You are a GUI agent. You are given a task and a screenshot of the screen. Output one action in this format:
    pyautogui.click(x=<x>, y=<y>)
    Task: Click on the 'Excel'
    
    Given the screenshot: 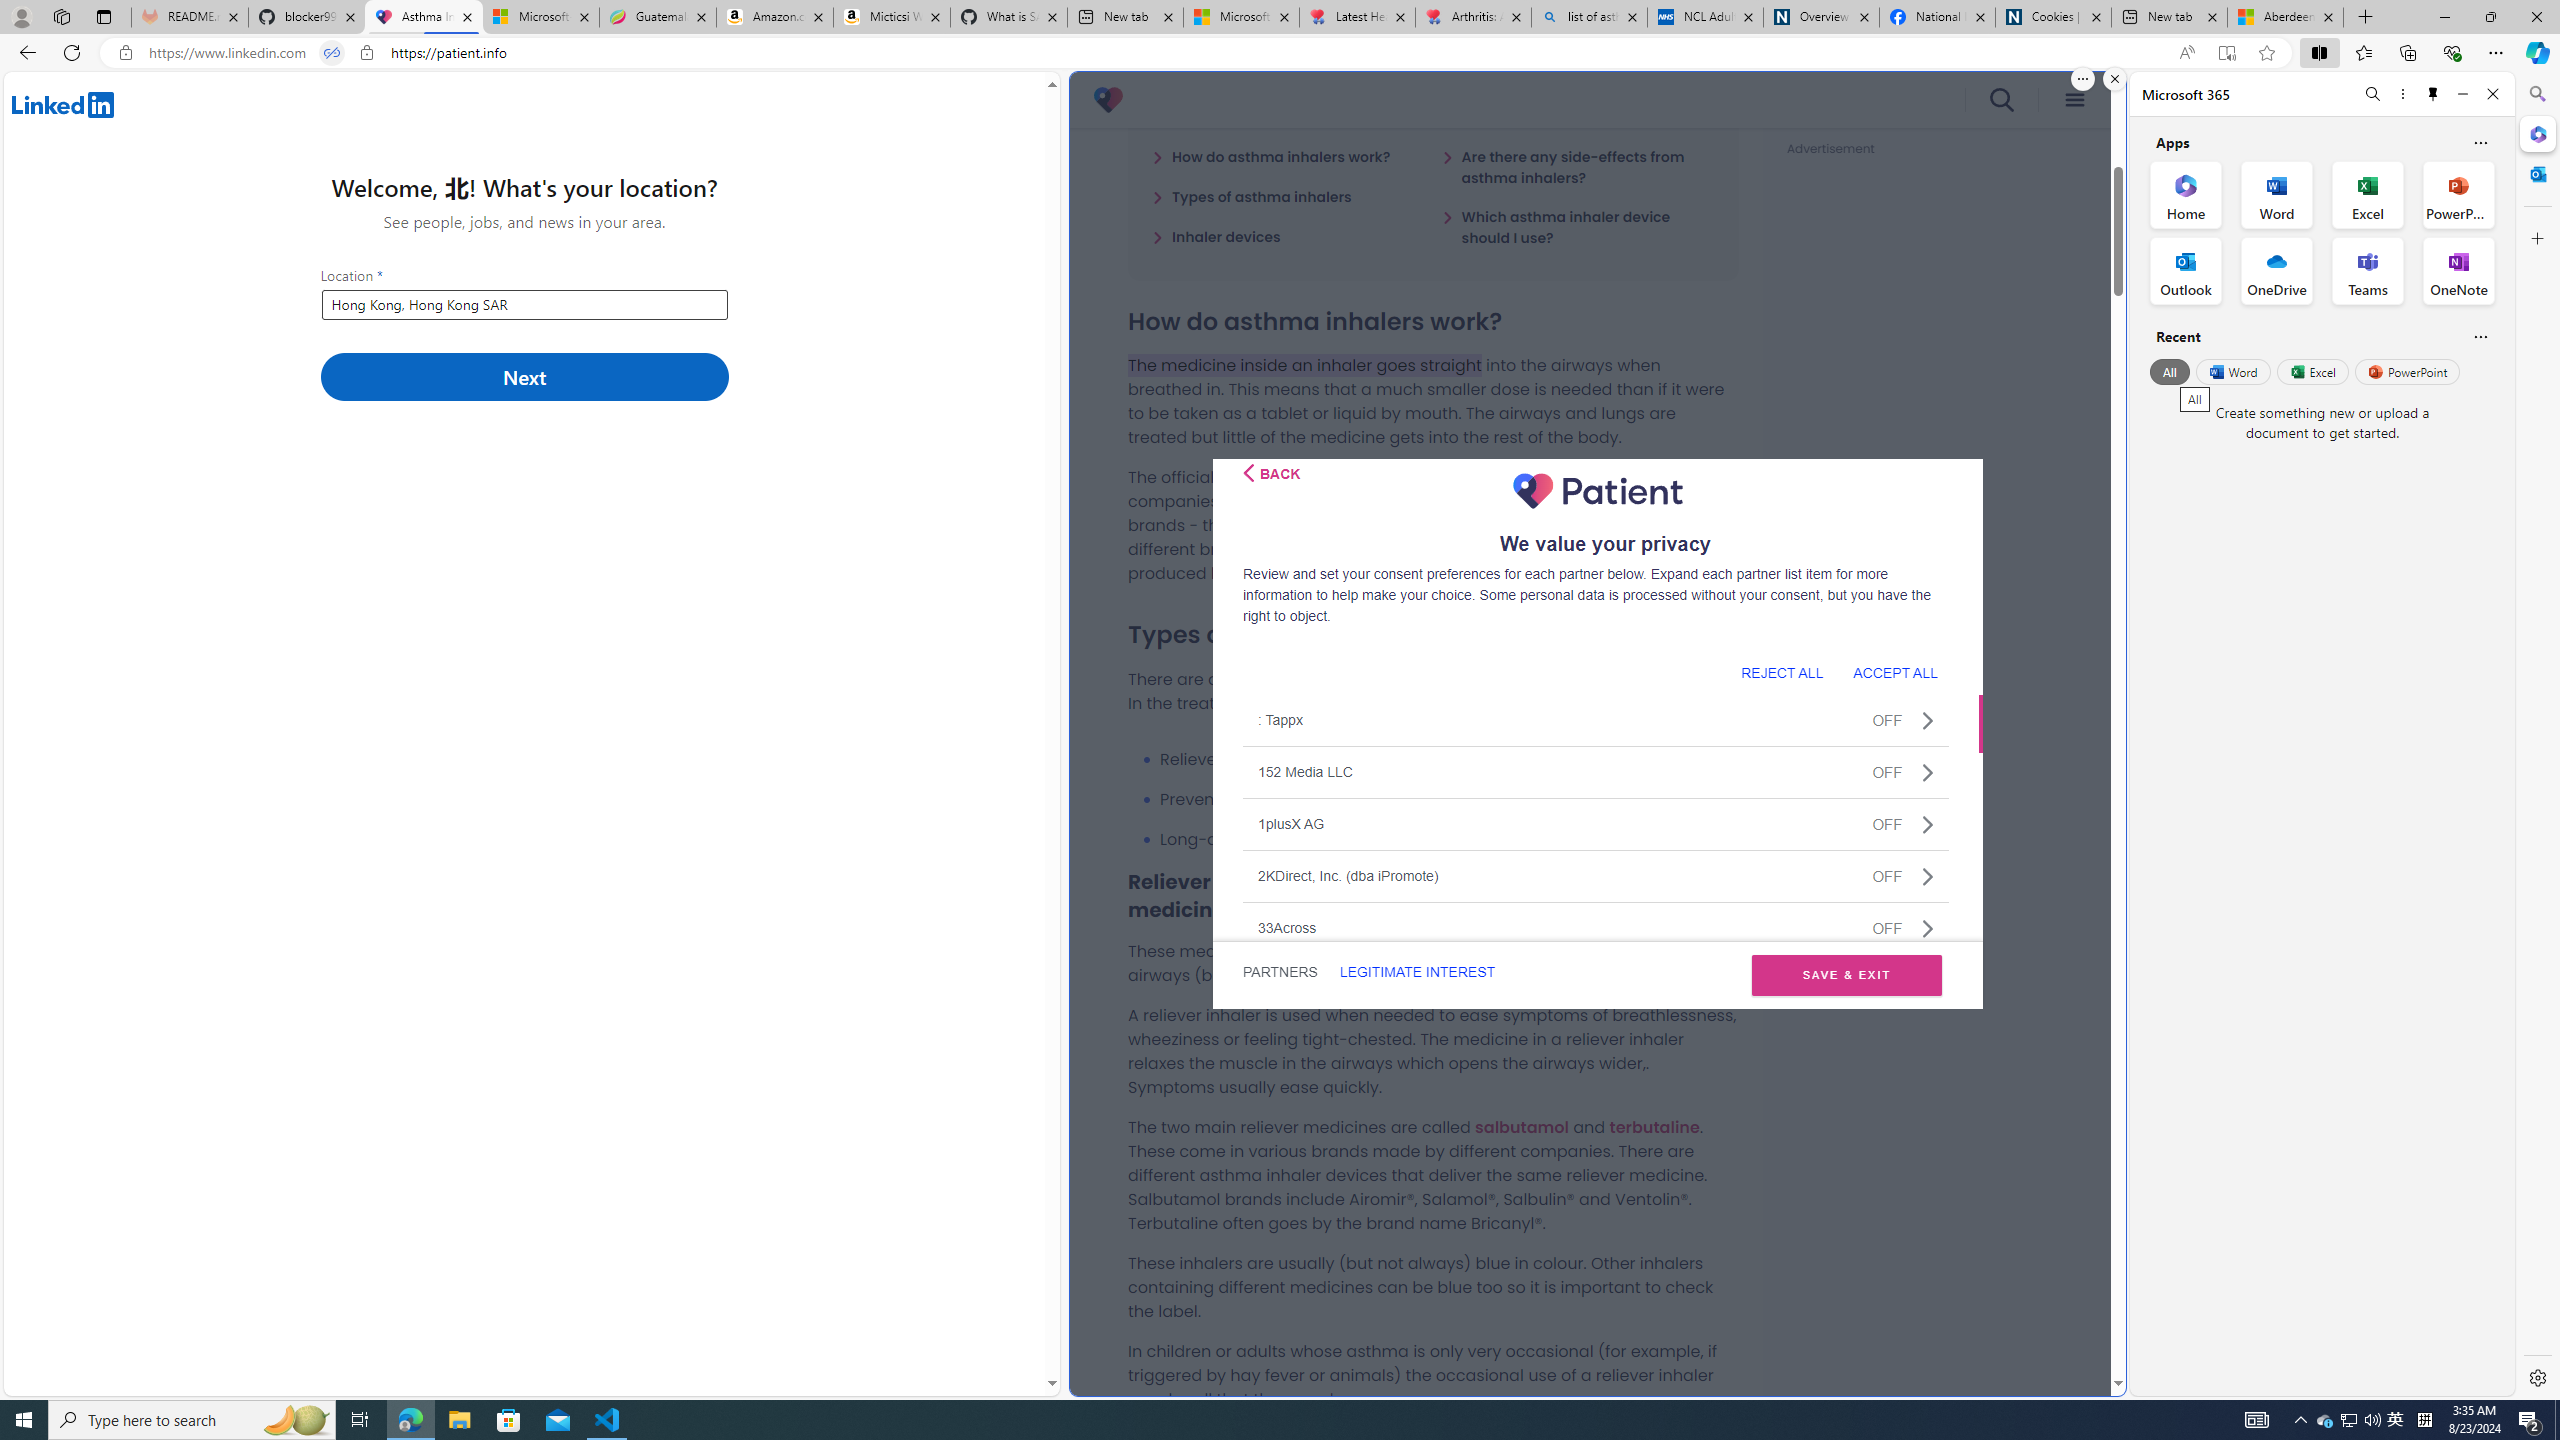 What is the action you would take?
    pyautogui.click(x=2311, y=371)
    